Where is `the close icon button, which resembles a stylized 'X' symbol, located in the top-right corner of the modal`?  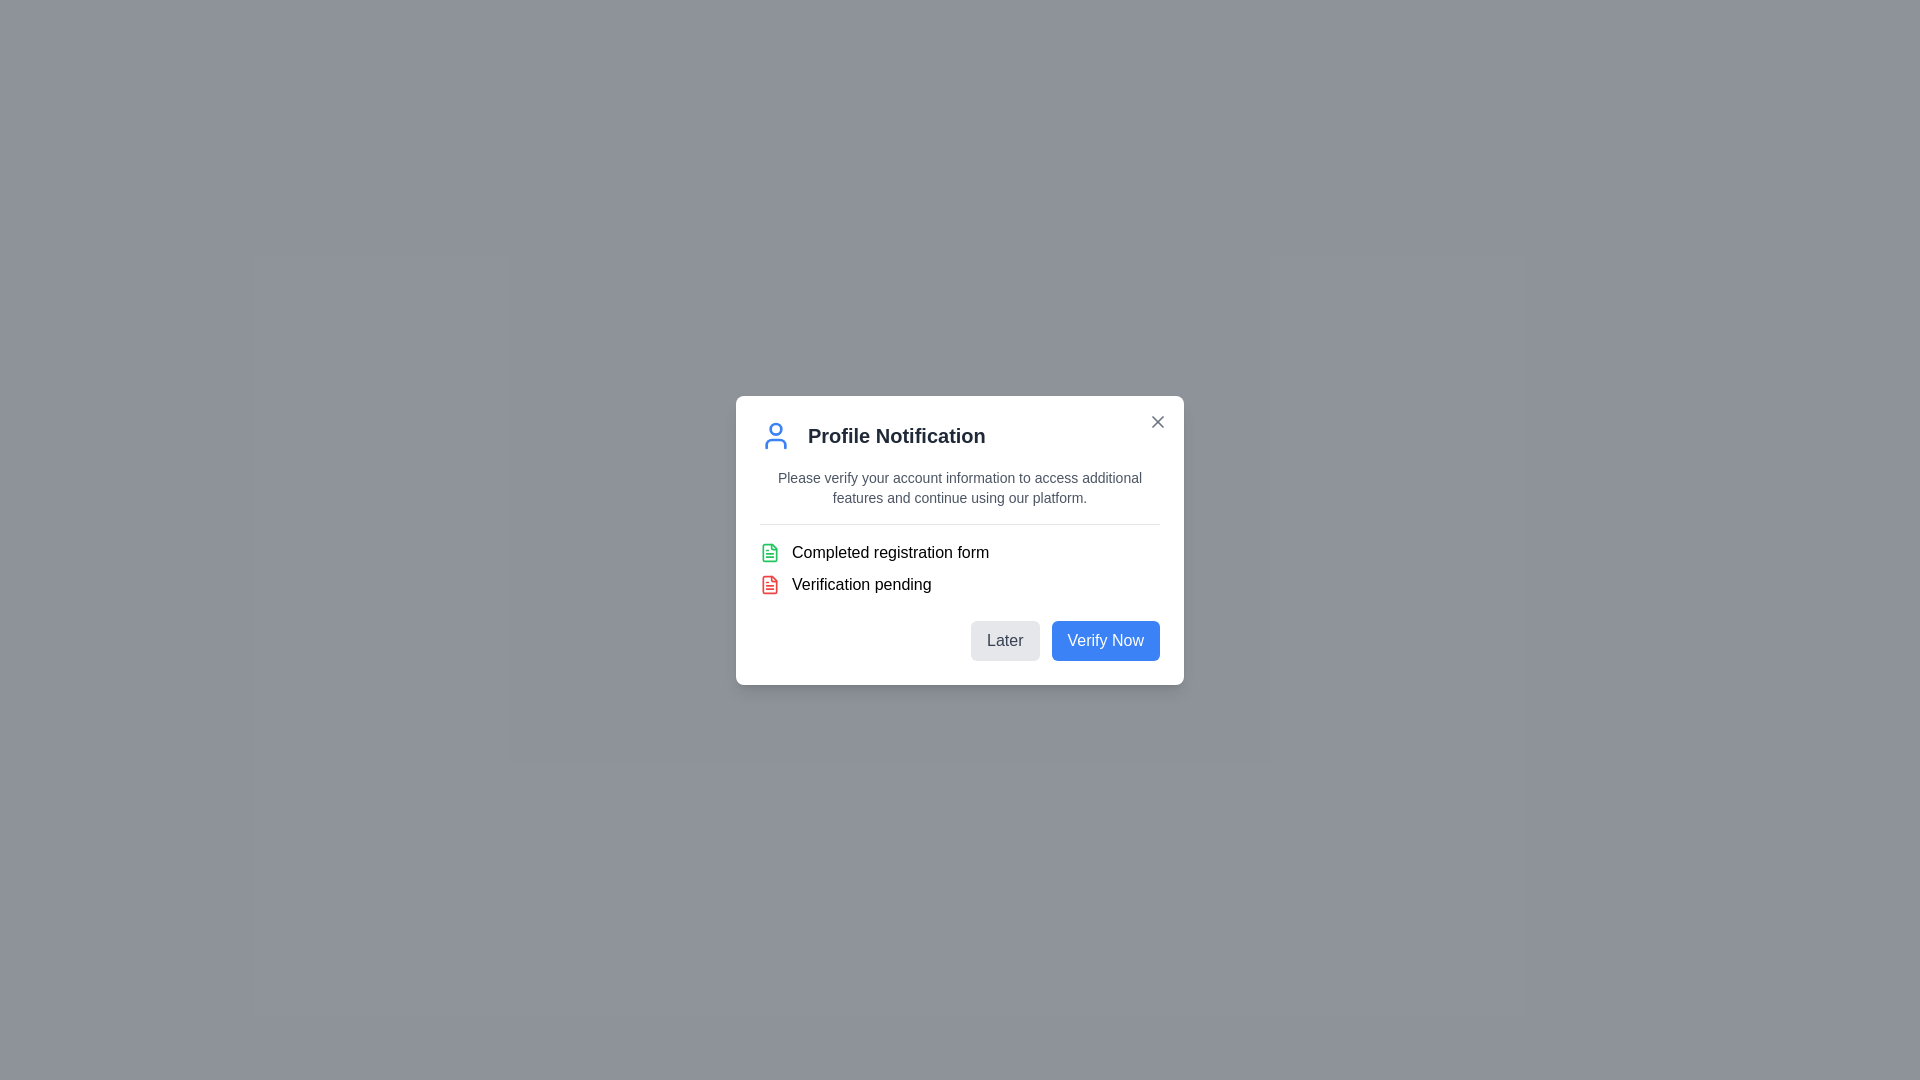
the close icon button, which resembles a stylized 'X' symbol, located in the top-right corner of the modal is located at coordinates (1157, 420).